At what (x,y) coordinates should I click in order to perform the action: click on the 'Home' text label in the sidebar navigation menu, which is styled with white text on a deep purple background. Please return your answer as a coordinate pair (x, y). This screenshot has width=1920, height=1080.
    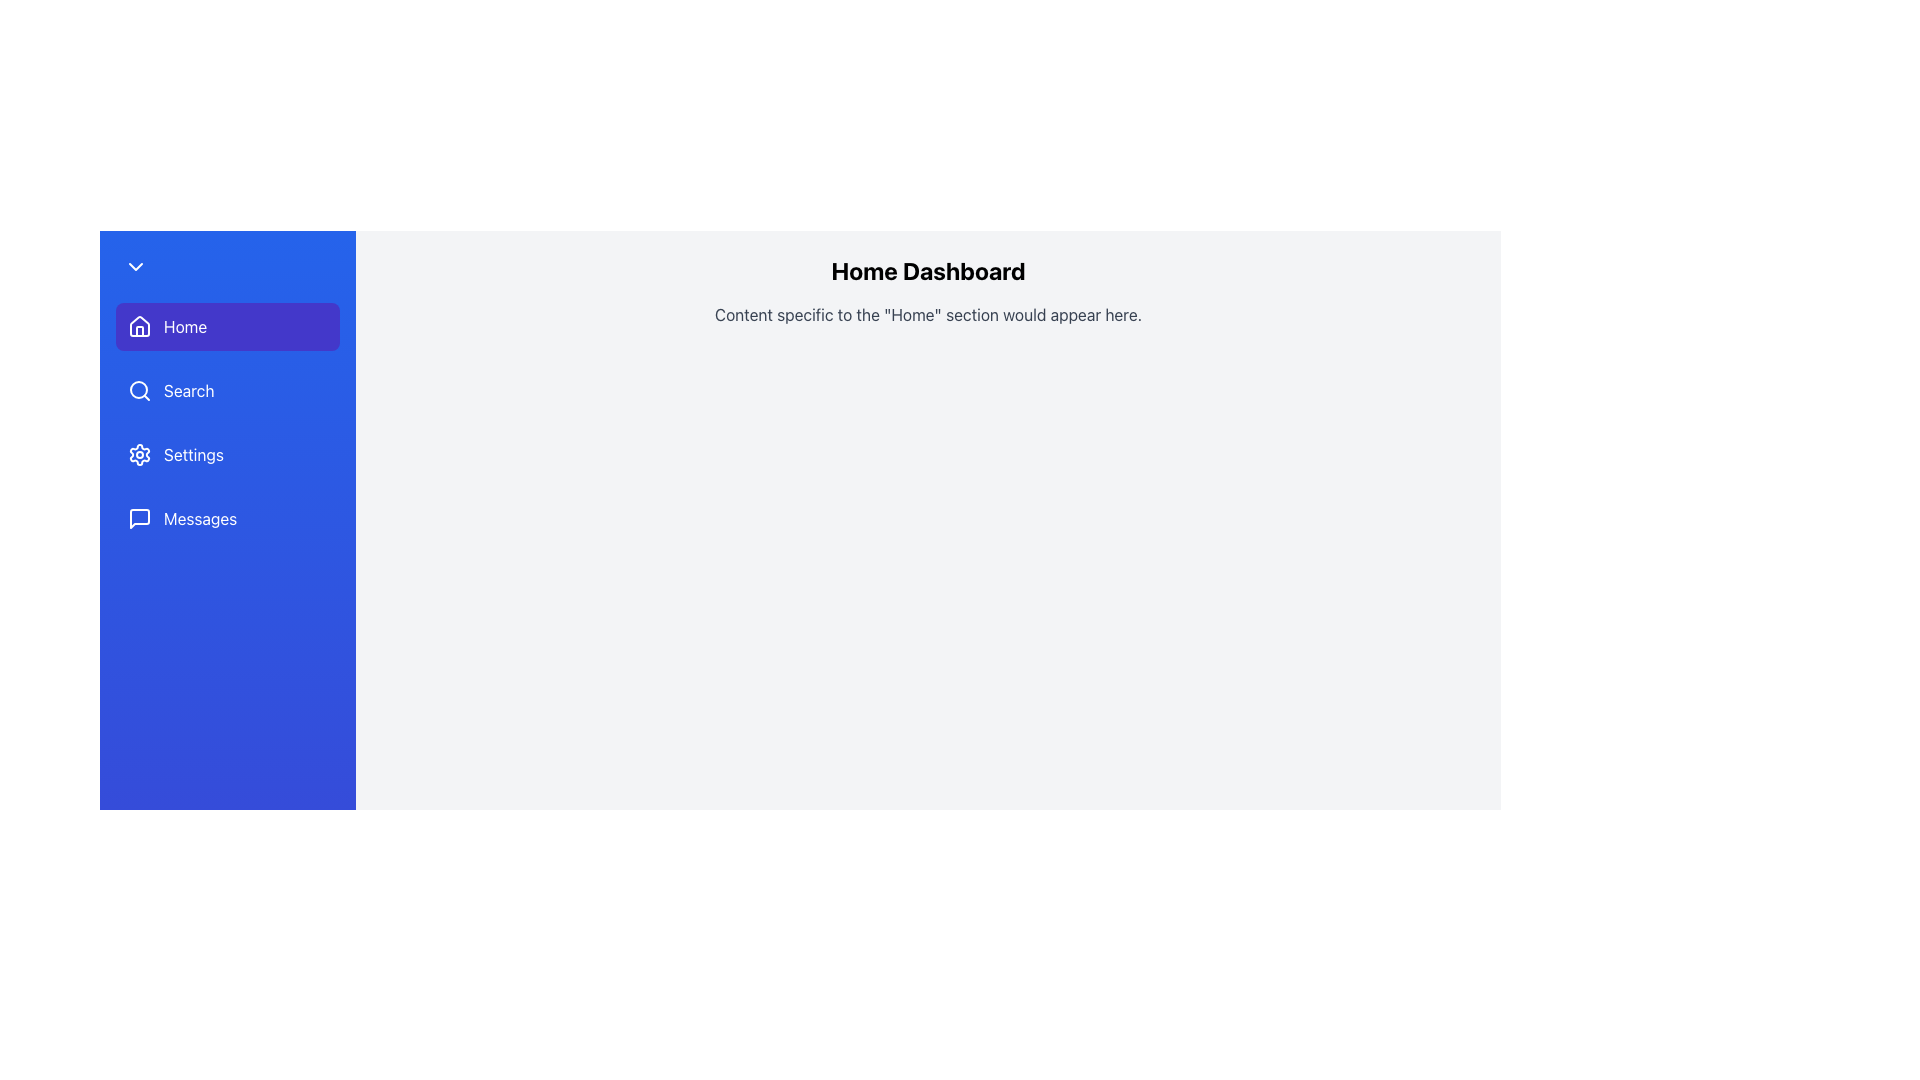
    Looking at the image, I should click on (185, 326).